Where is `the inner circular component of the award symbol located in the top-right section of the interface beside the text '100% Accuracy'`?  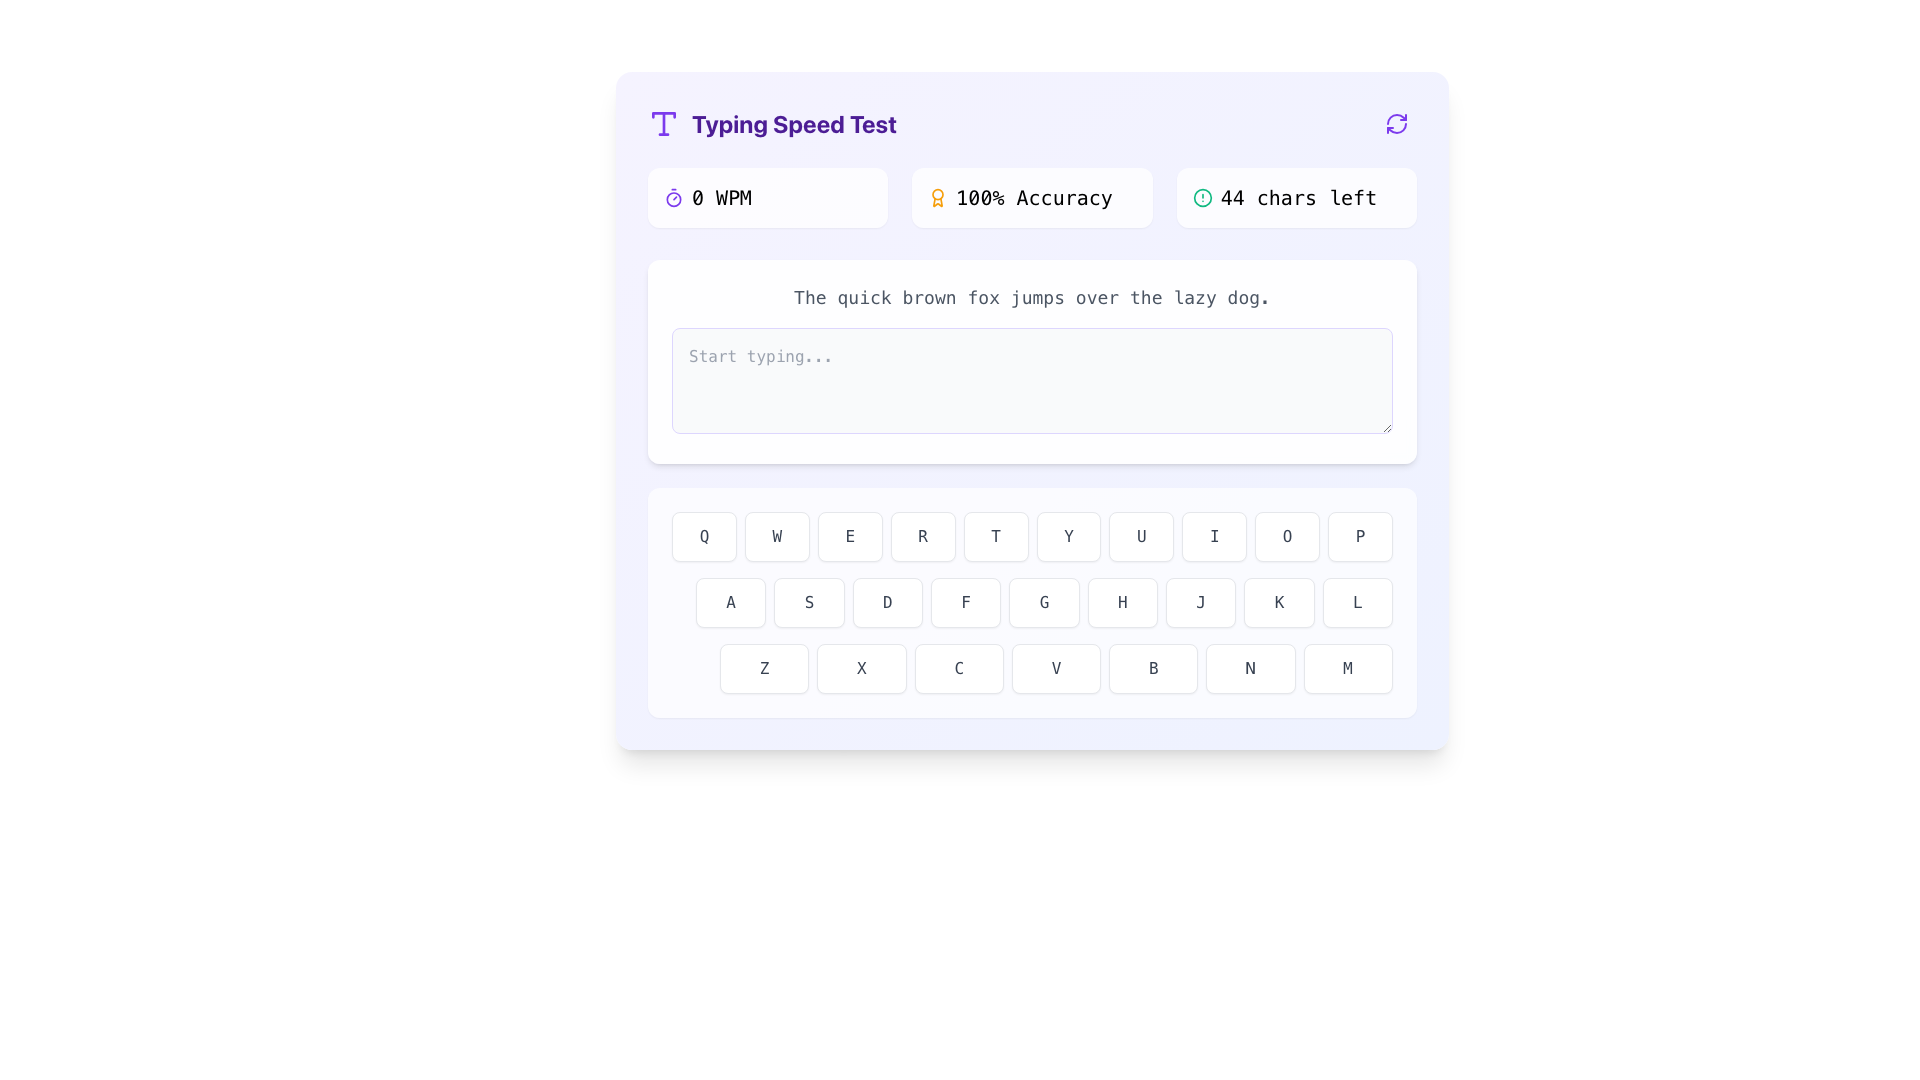
the inner circular component of the award symbol located in the top-right section of the interface beside the text '100% Accuracy' is located at coordinates (937, 194).